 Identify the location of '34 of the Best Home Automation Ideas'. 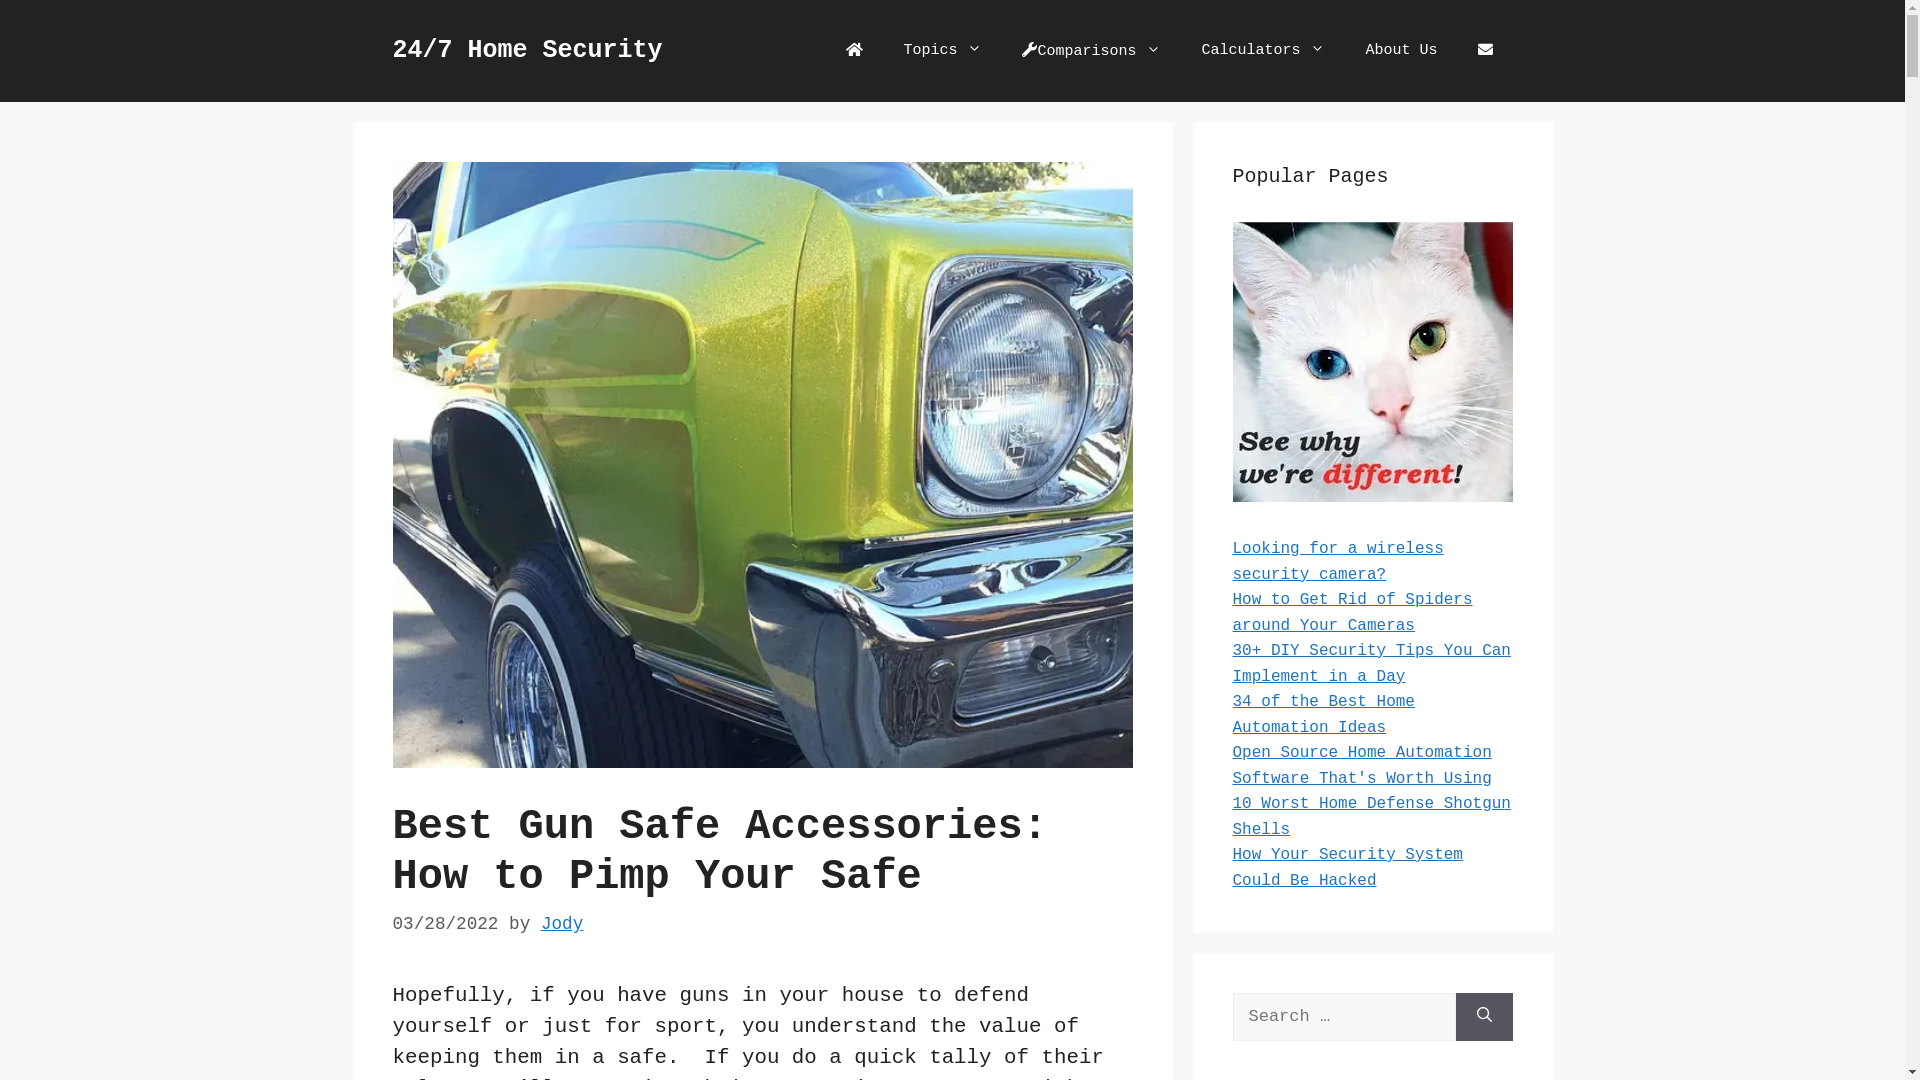
(1323, 713).